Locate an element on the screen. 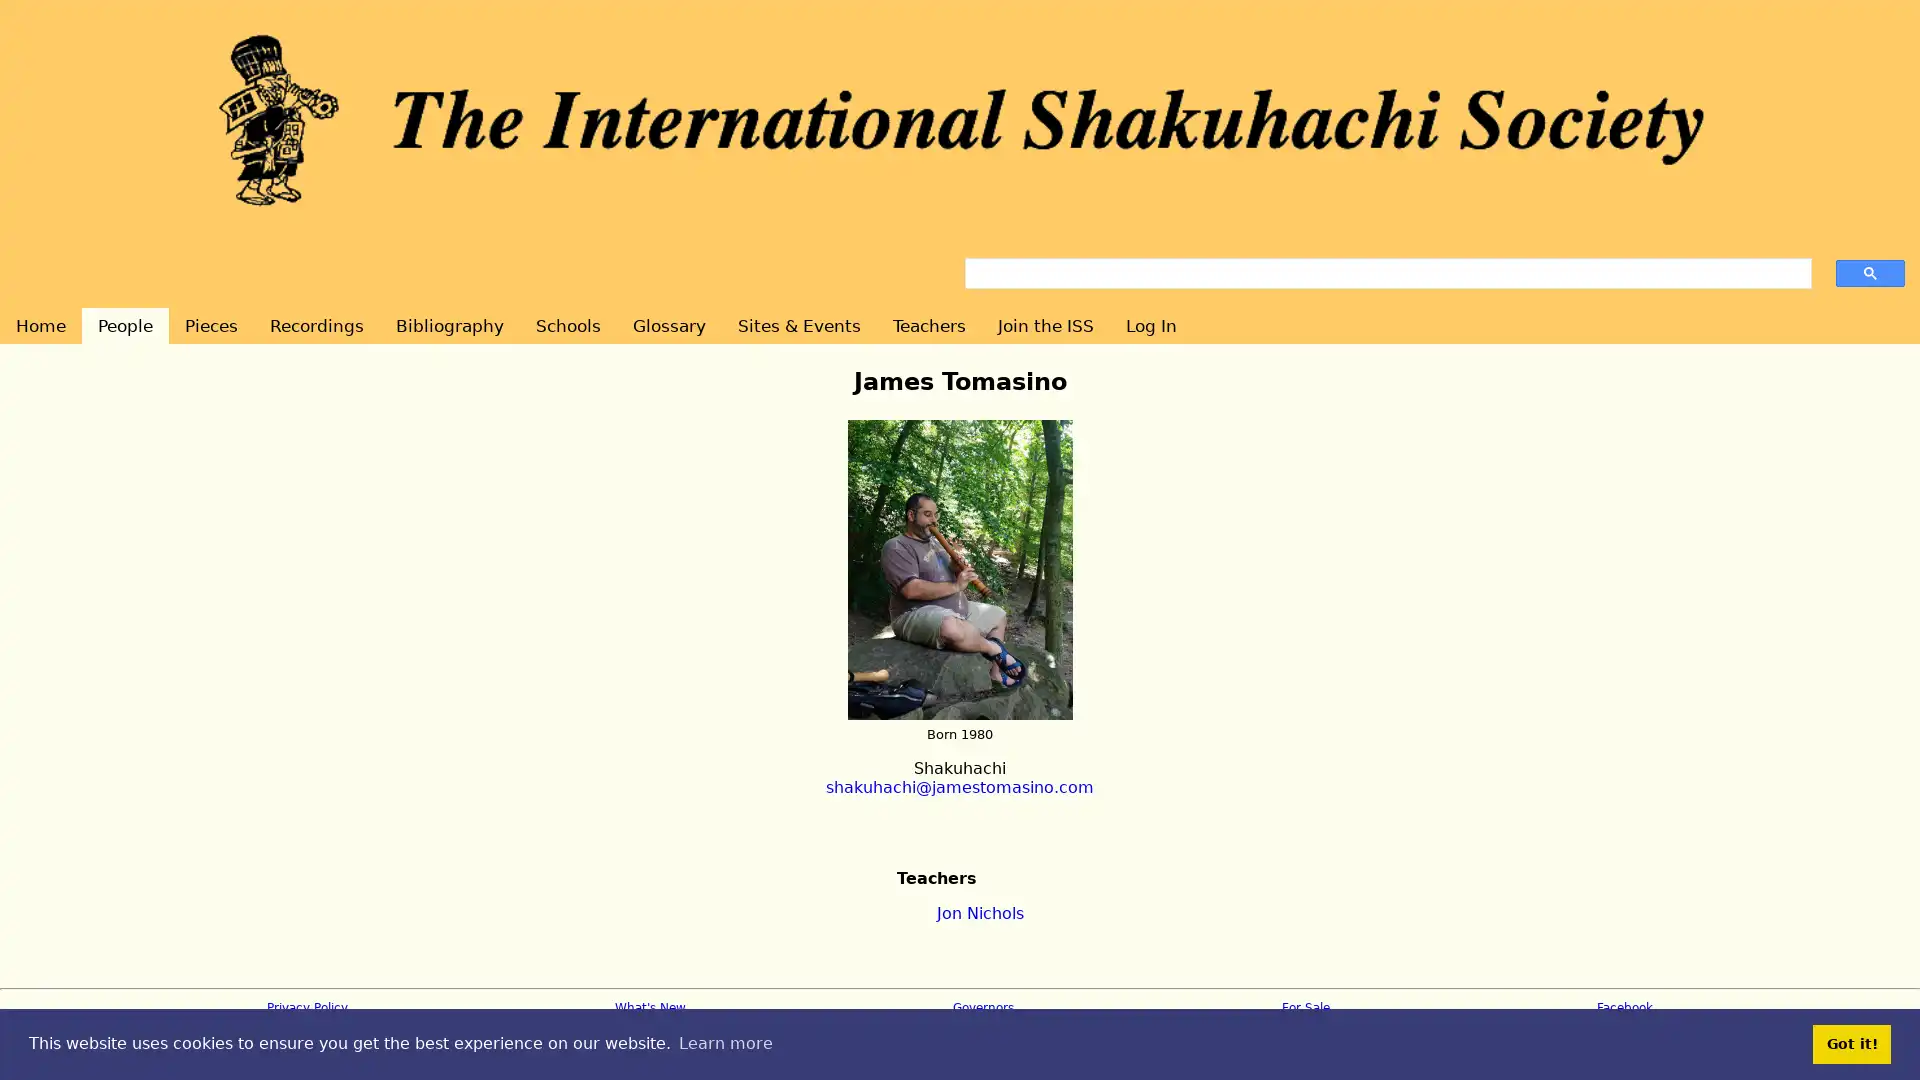 This screenshot has height=1080, width=1920. search is located at coordinates (1869, 272).